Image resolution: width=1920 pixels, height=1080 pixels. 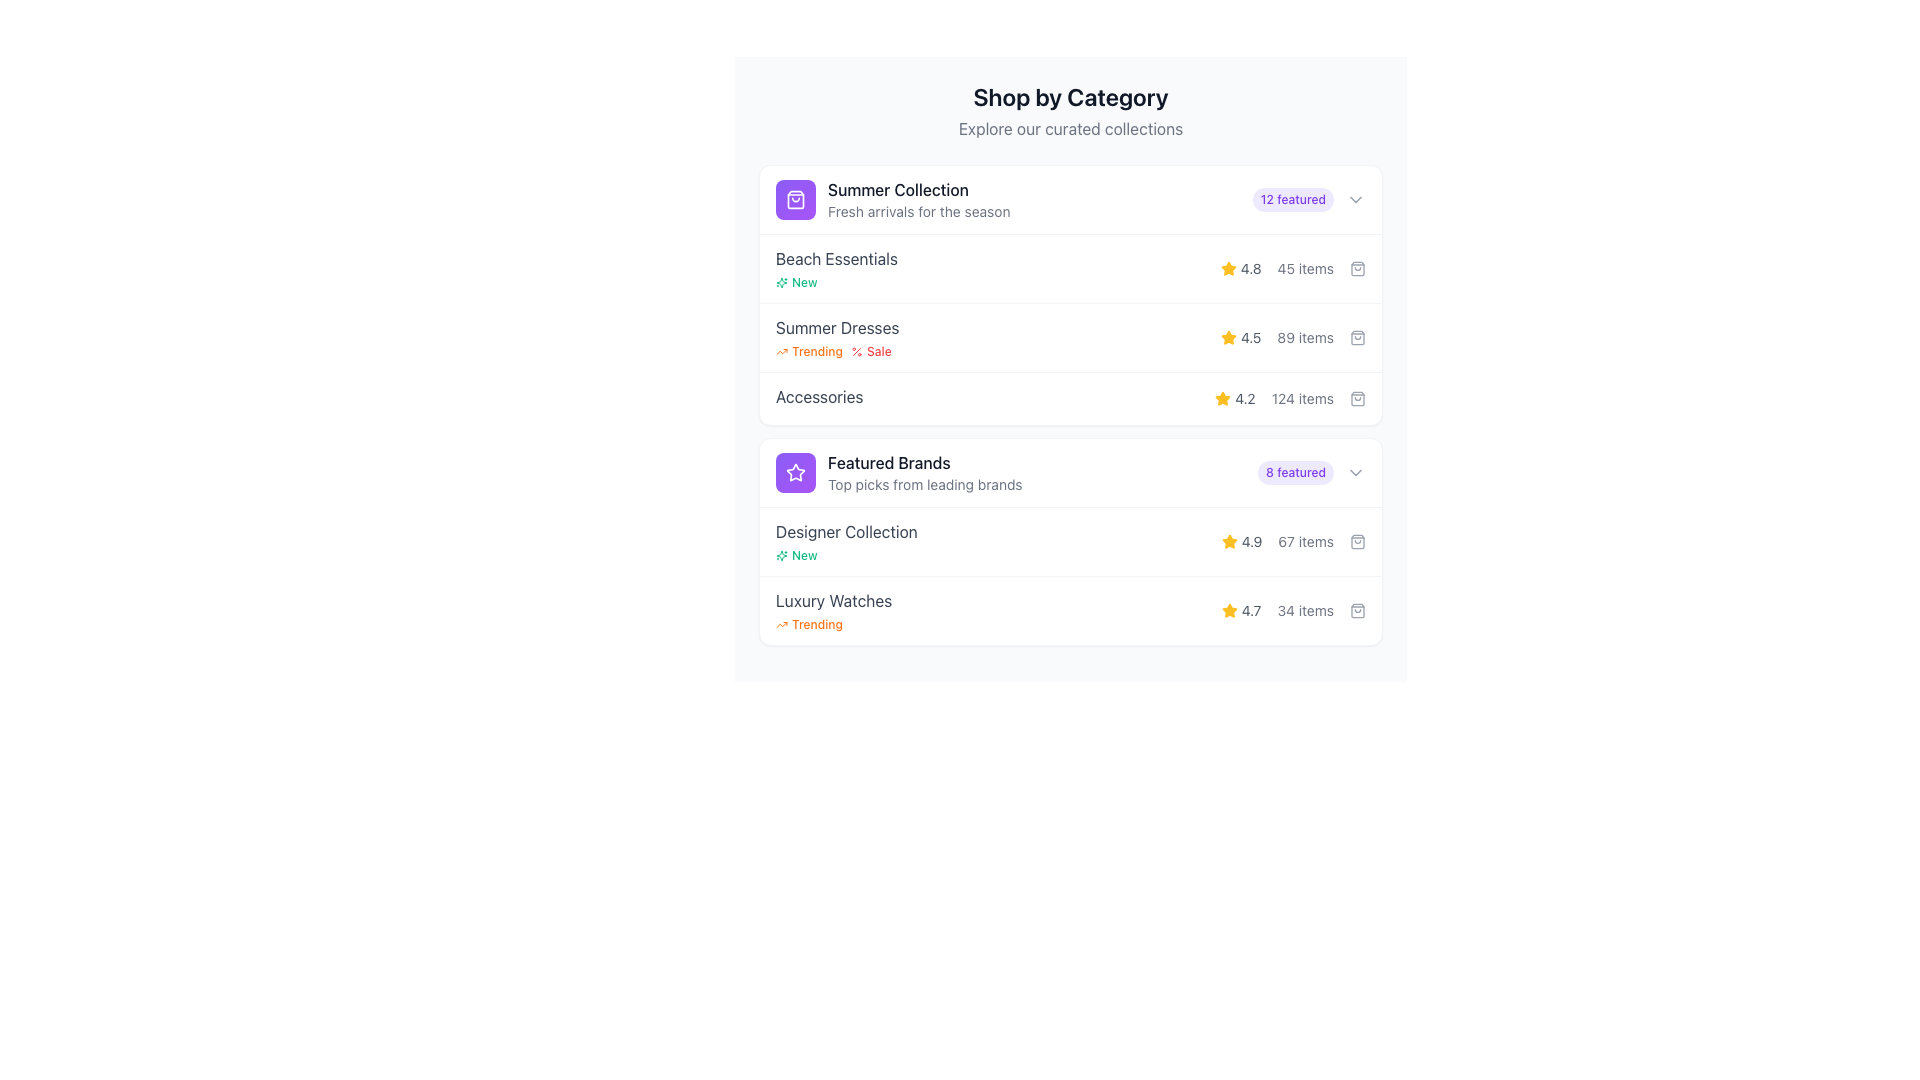 What do you see at coordinates (836, 268) in the screenshot?
I see `the 'Beach Essentials' text label` at bounding box center [836, 268].